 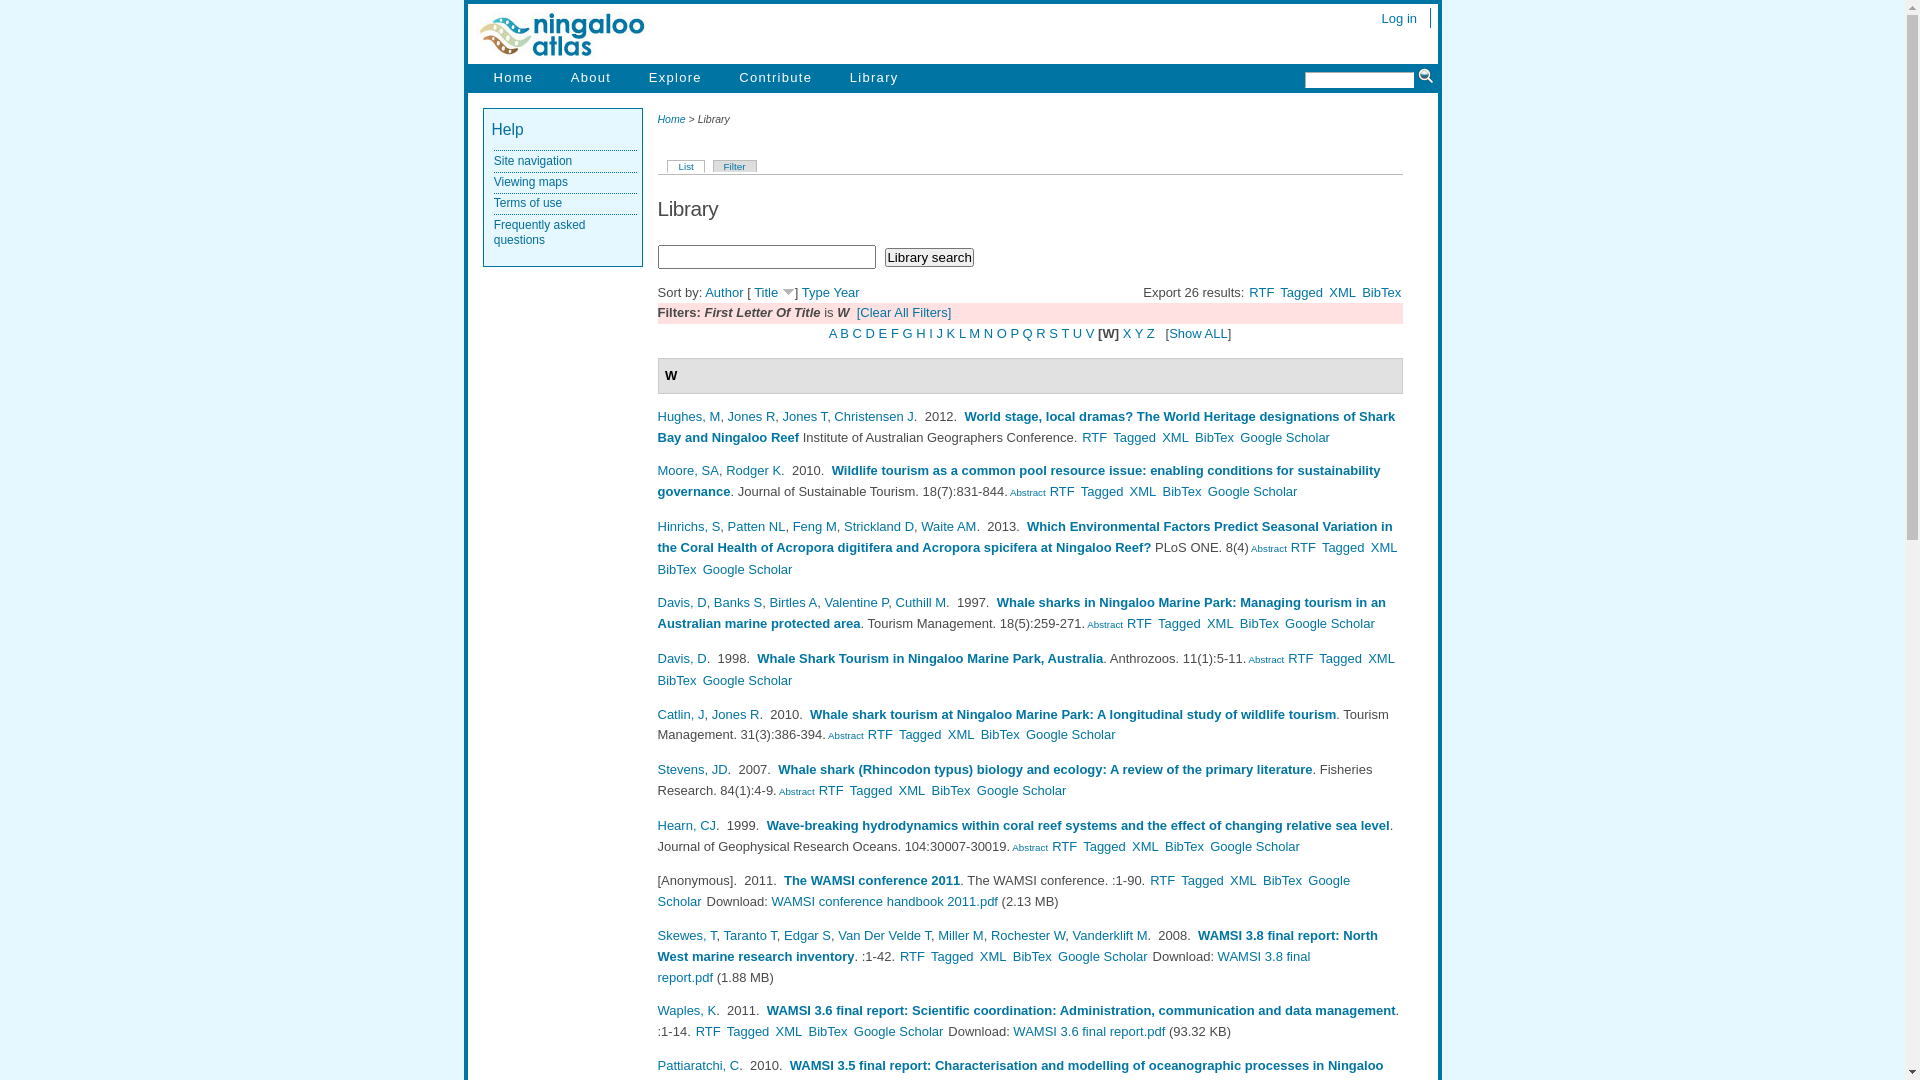 What do you see at coordinates (1398, 17) in the screenshot?
I see `'Log in'` at bounding box center [1398, 17].